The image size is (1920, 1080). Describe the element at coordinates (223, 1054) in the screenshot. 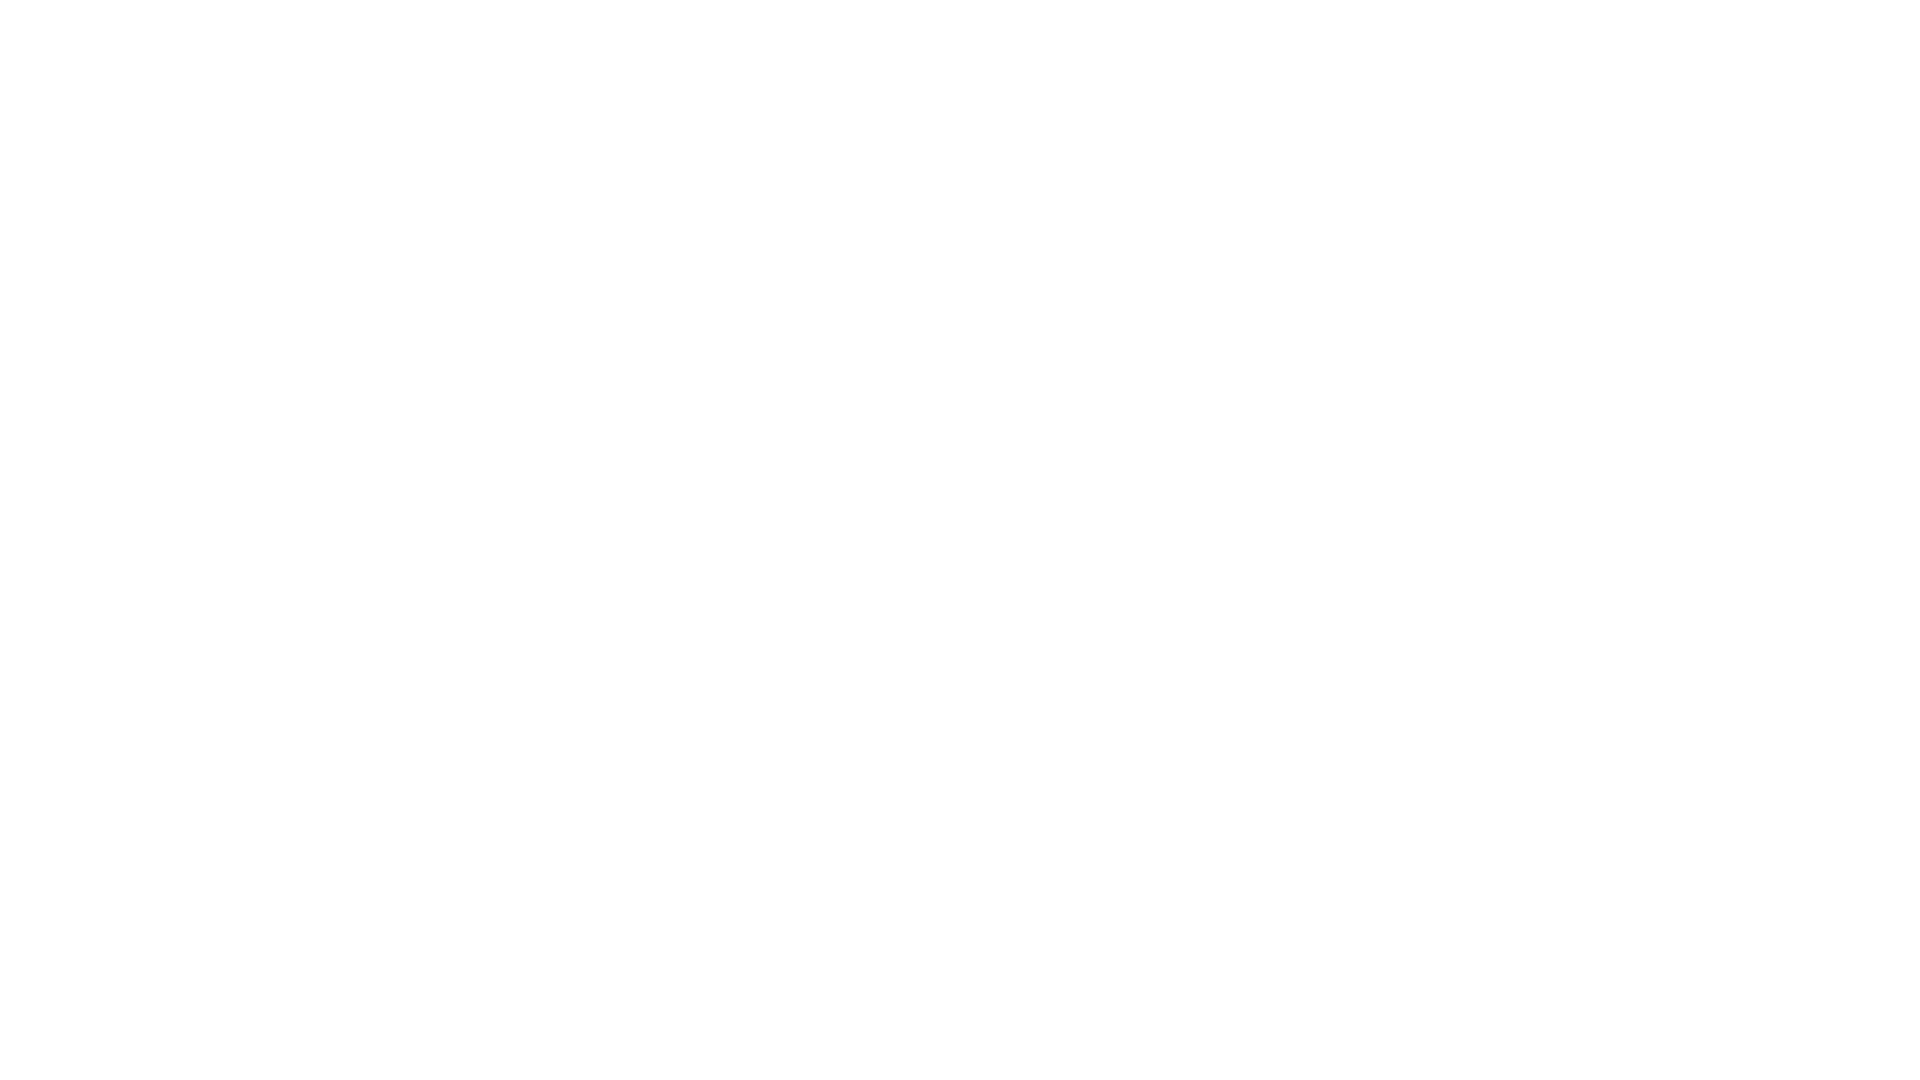

I see `Expand Medicine and Health Sciences` at that location.